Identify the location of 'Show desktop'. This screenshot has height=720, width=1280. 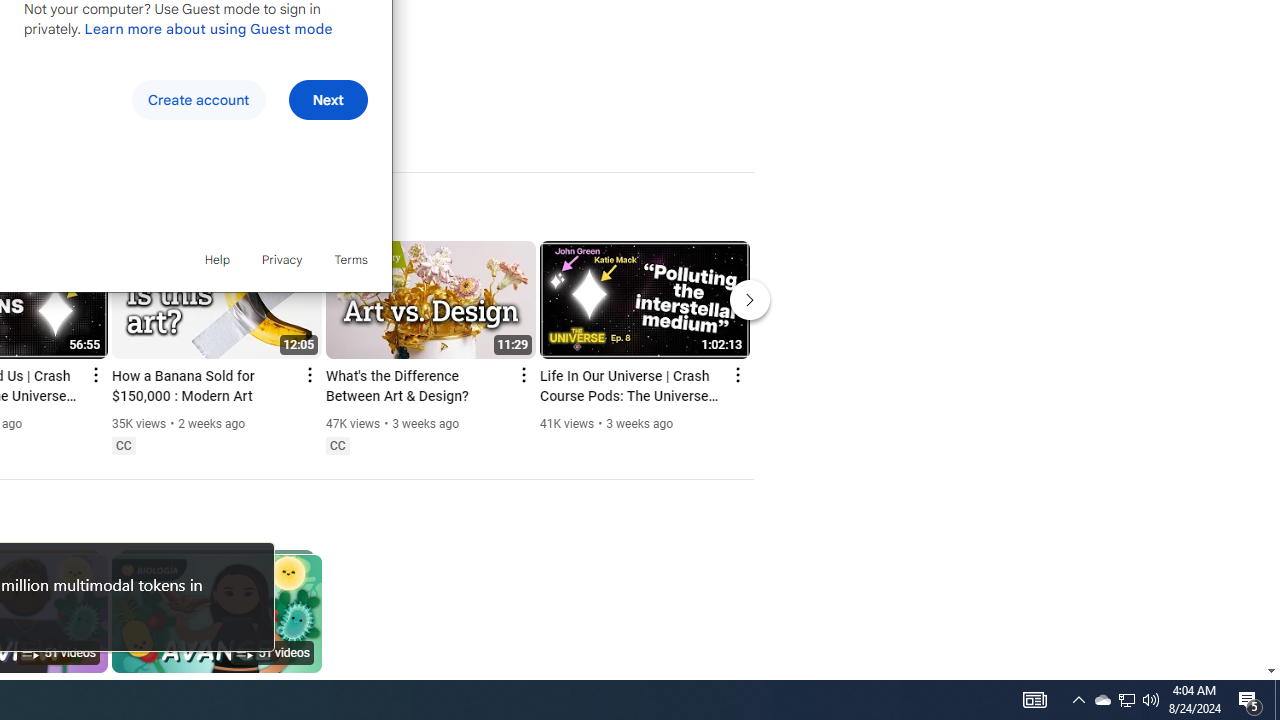
(1276, 698).